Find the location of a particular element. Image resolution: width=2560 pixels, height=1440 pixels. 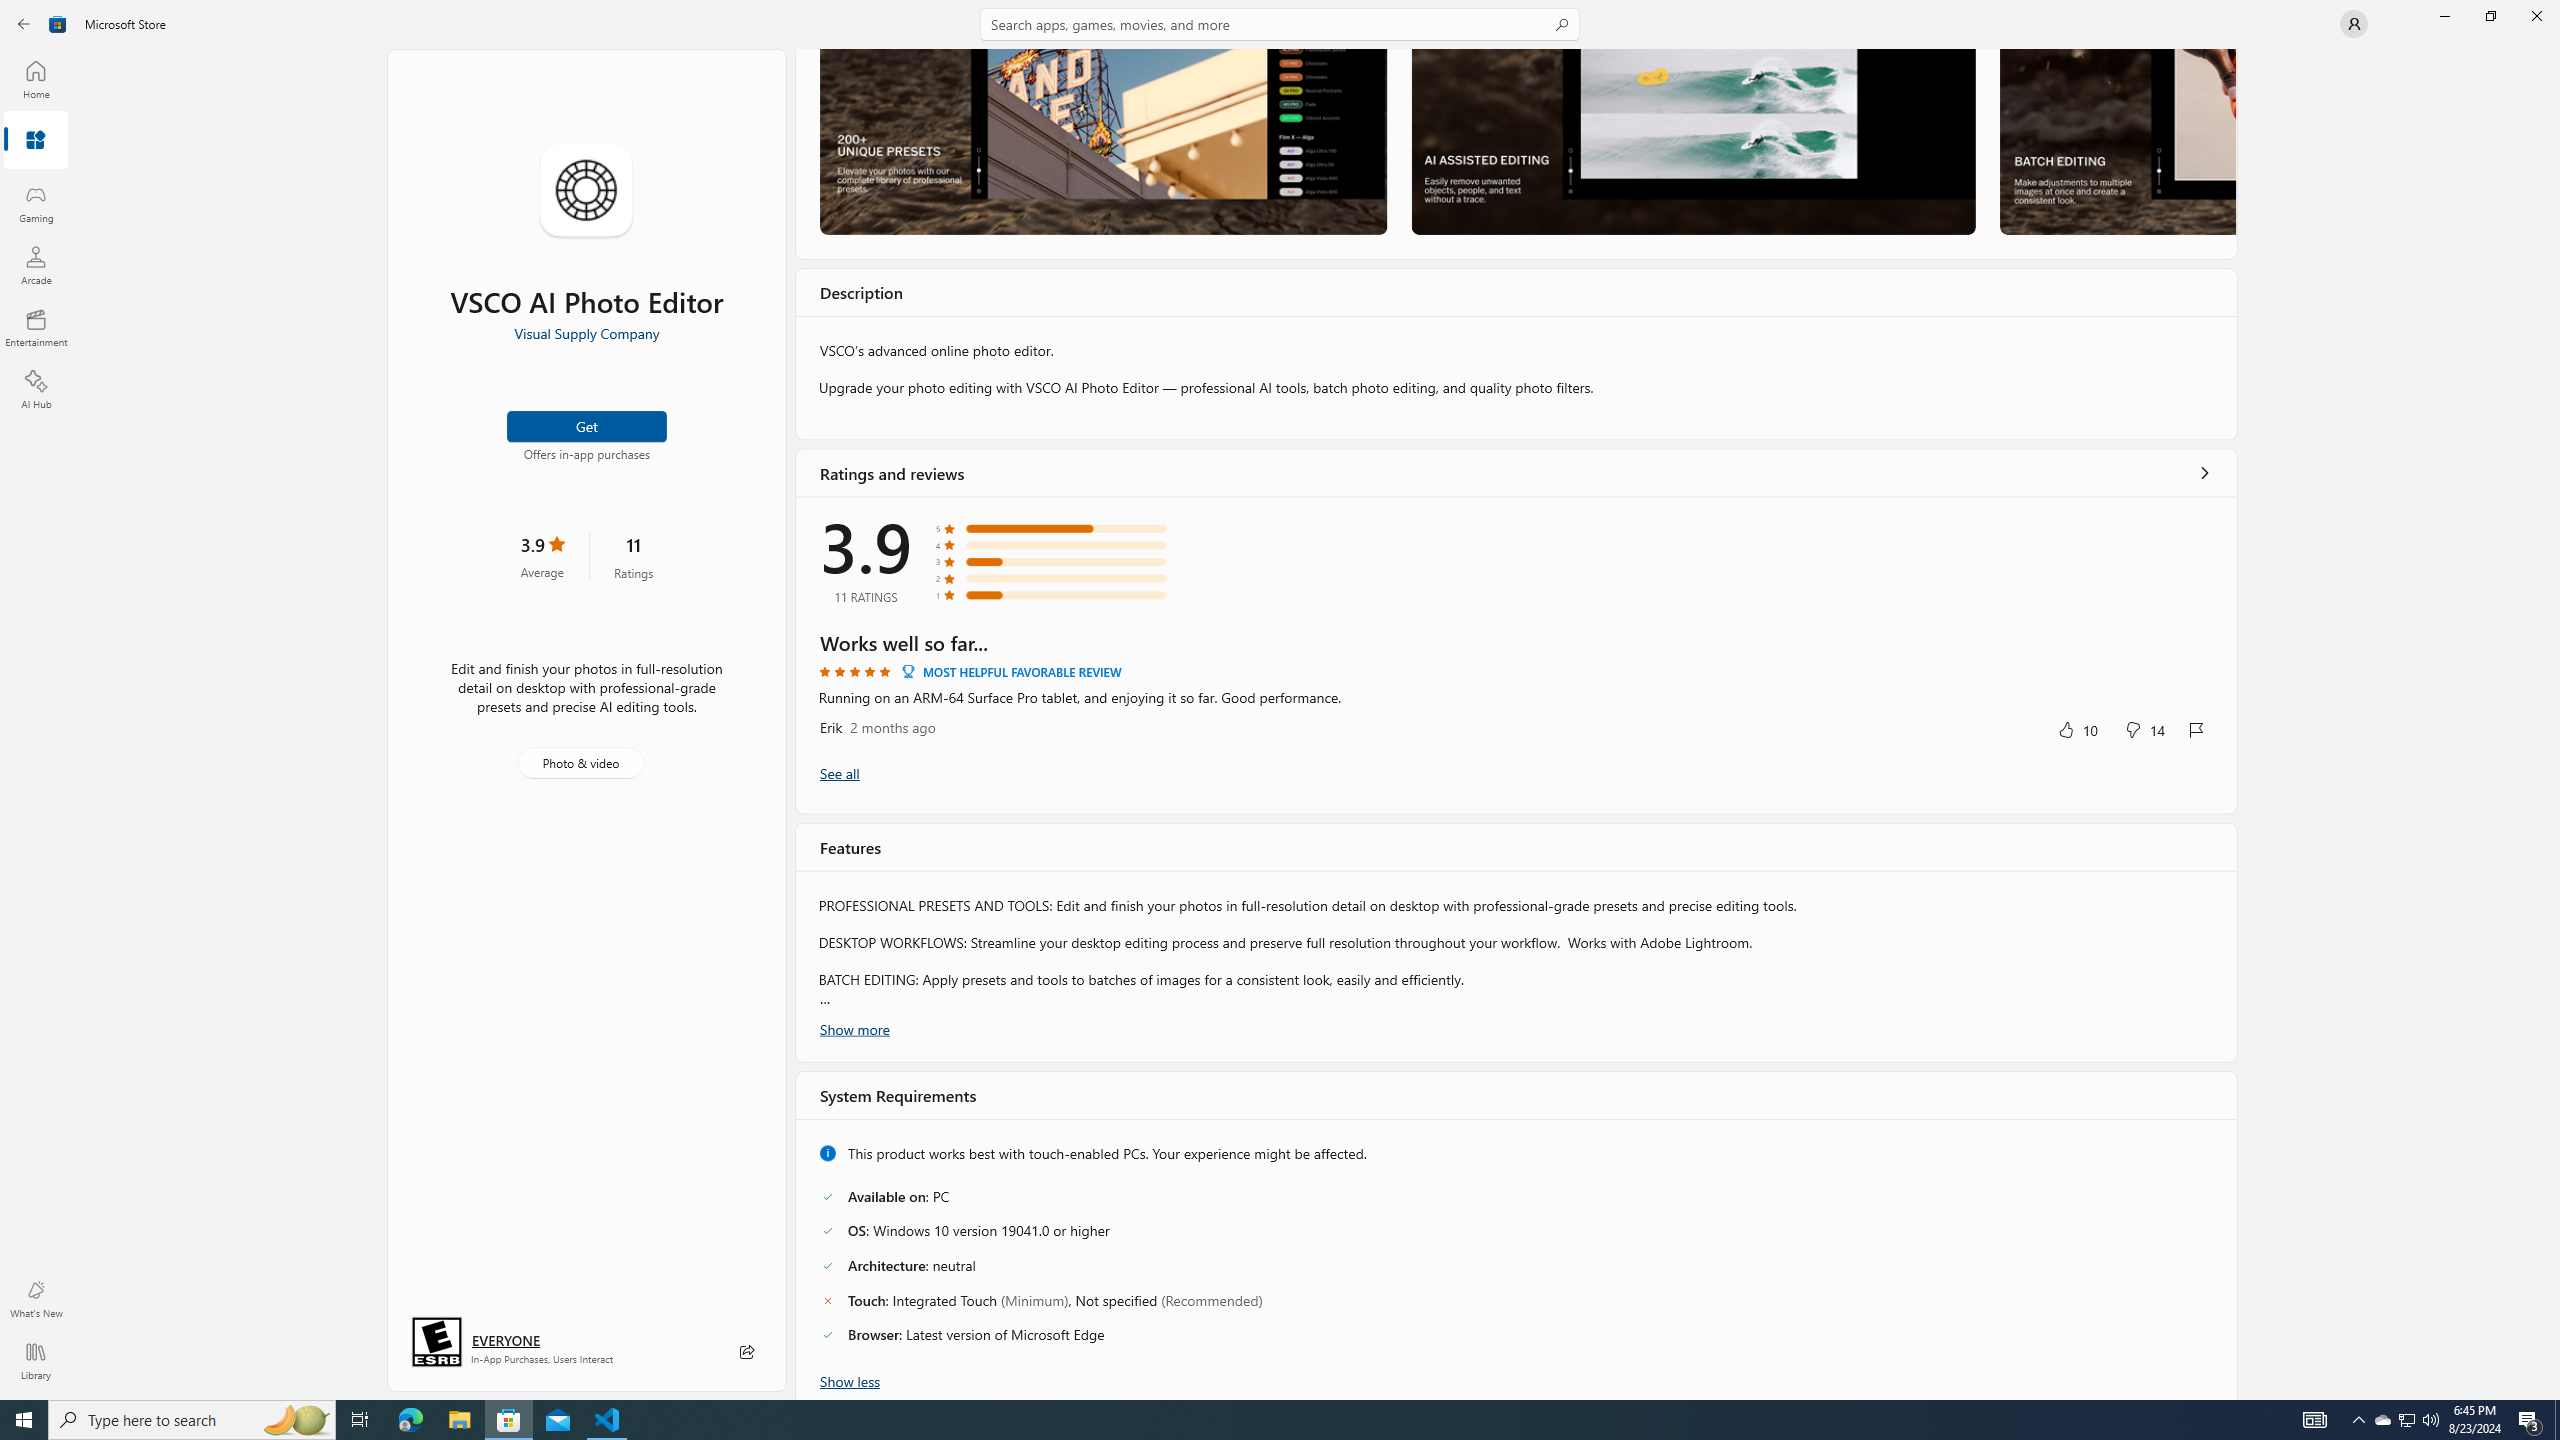

'Screenshot 3' is located at coordinates (2116, 141).